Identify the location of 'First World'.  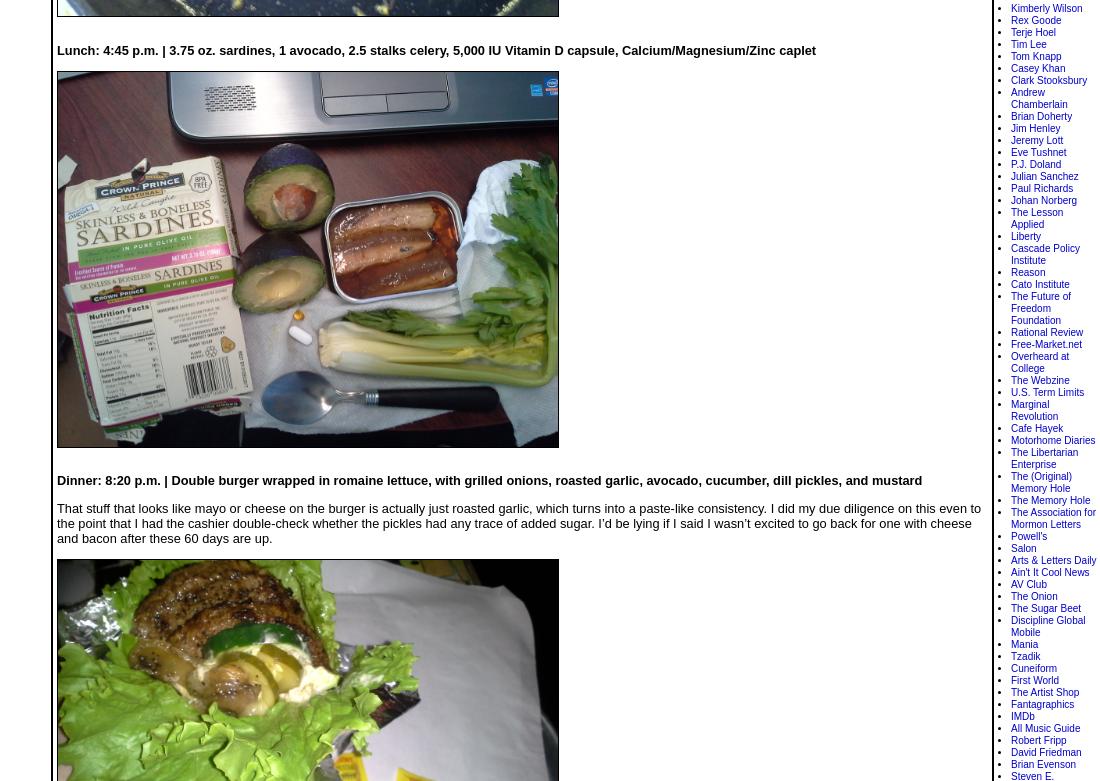
(1010, 679).